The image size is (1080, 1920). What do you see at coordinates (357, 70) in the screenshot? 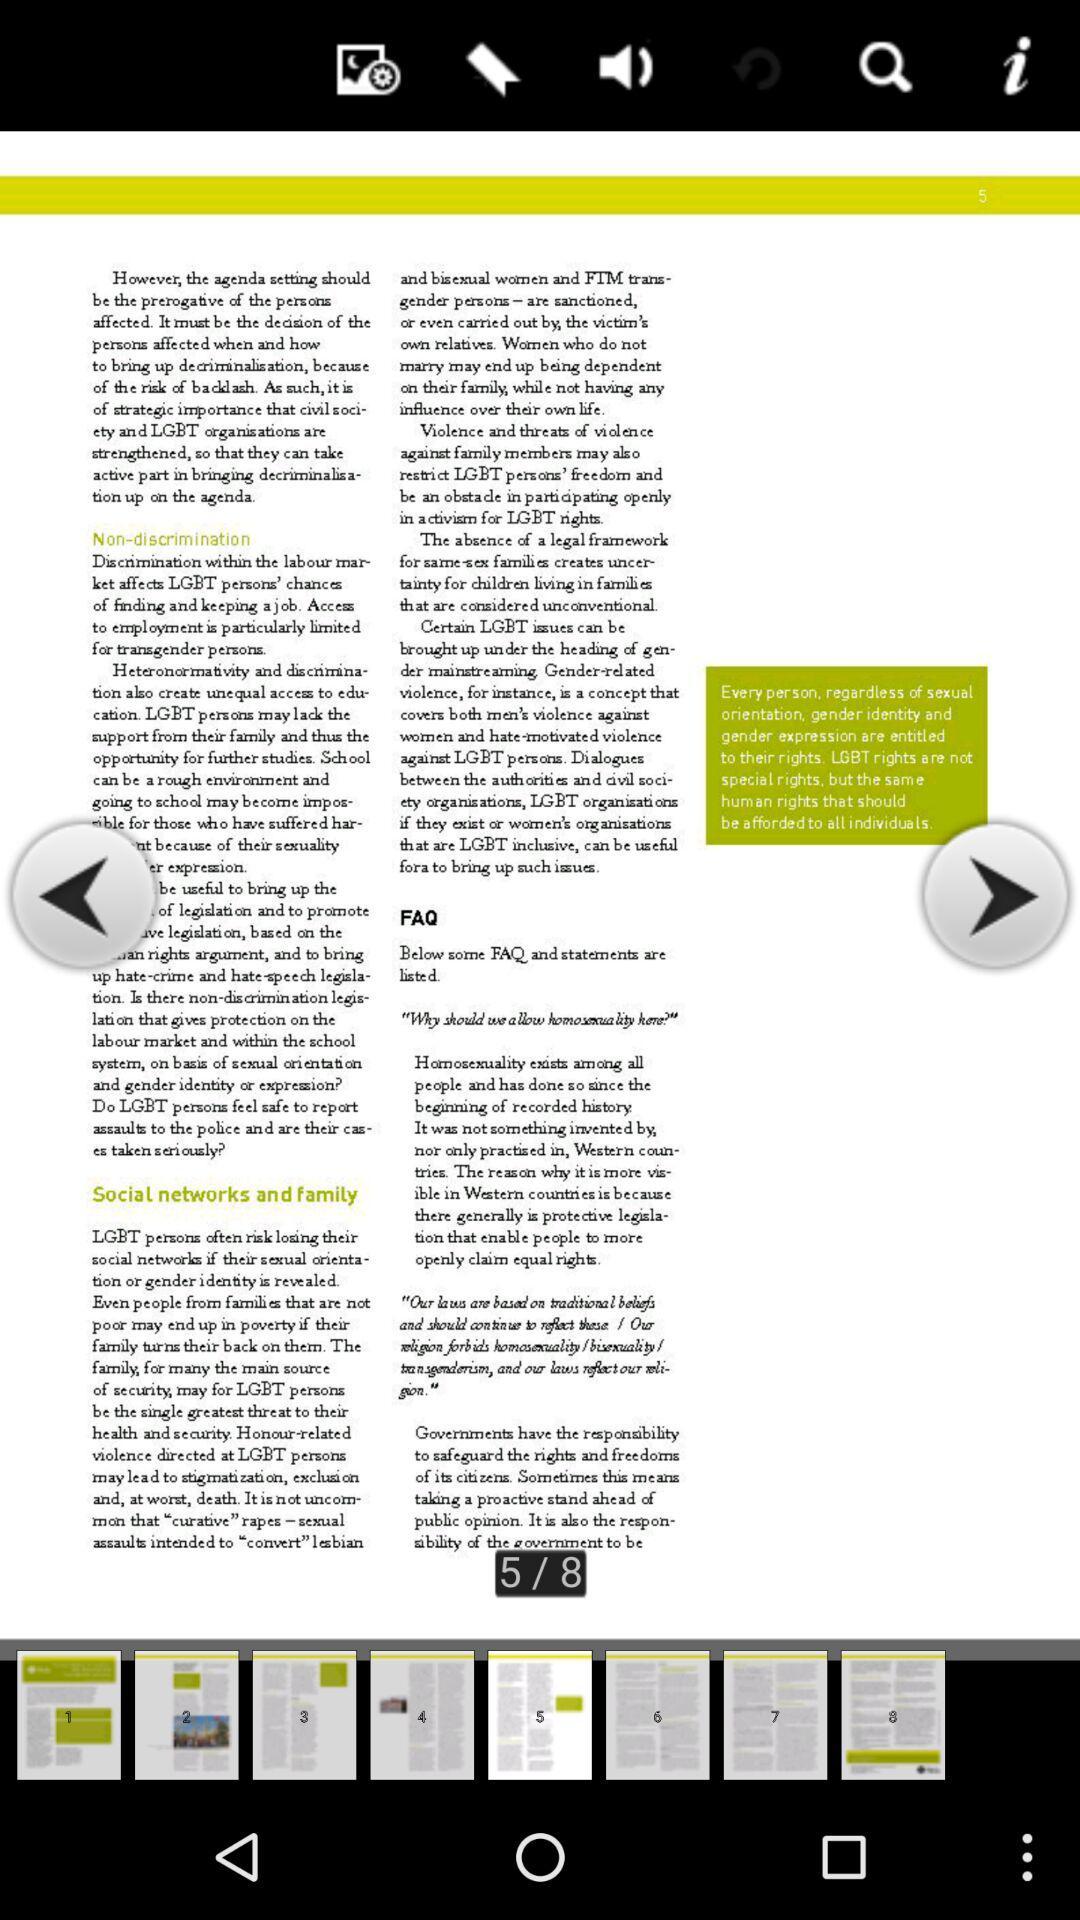
I see `the wallpaper icon` at bounding box center [357, 70].